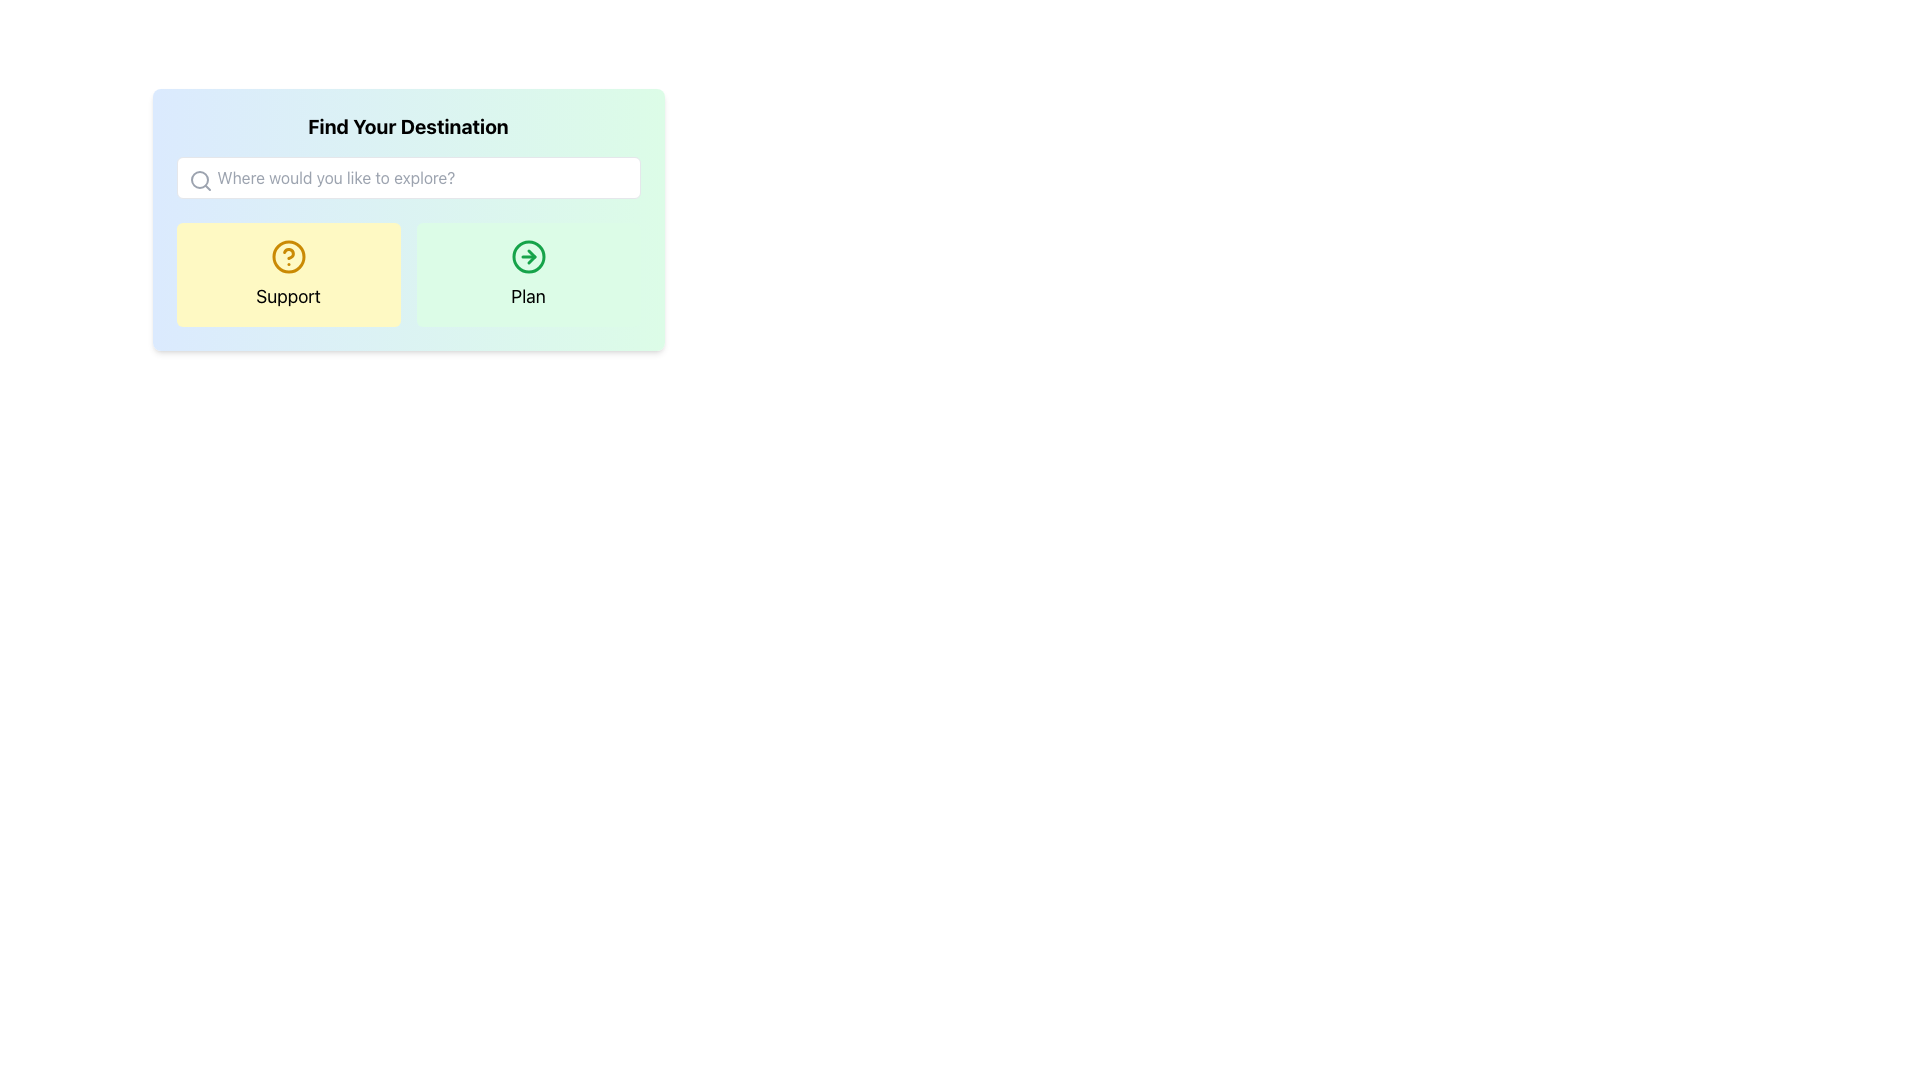 The image size is (1920, 1080). Describe the element at coordinates (528, 274) in the screenshot. I see `the interactive section with a green right arrow icon and the text 'Plan'` at that location.